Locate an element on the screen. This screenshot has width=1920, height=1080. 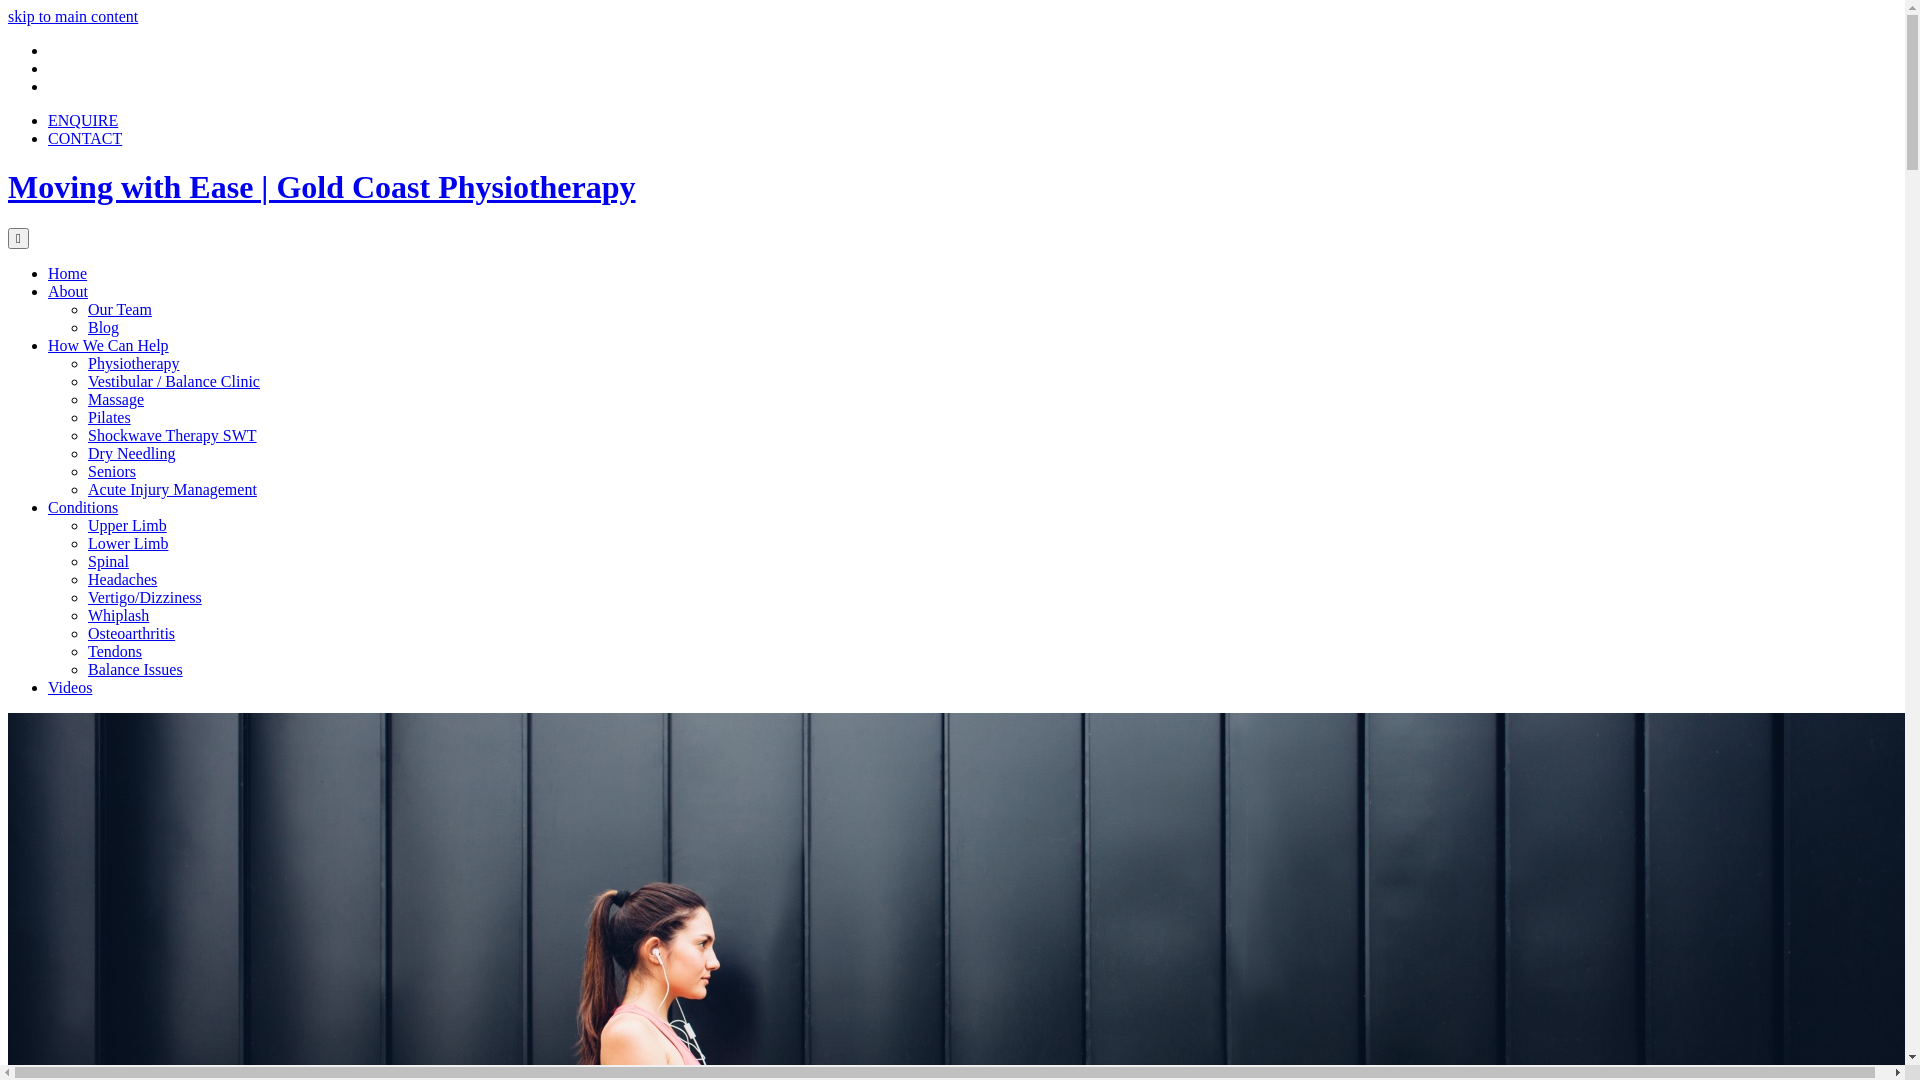
'Our Team' is located at coordinates (119, 309).